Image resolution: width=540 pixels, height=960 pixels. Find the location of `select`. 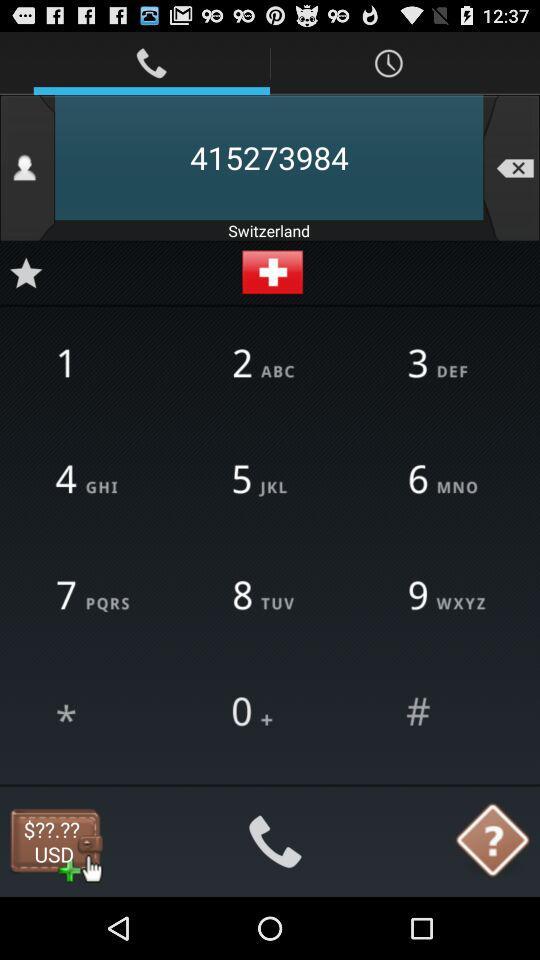

select is located at coordinates (445, 712).